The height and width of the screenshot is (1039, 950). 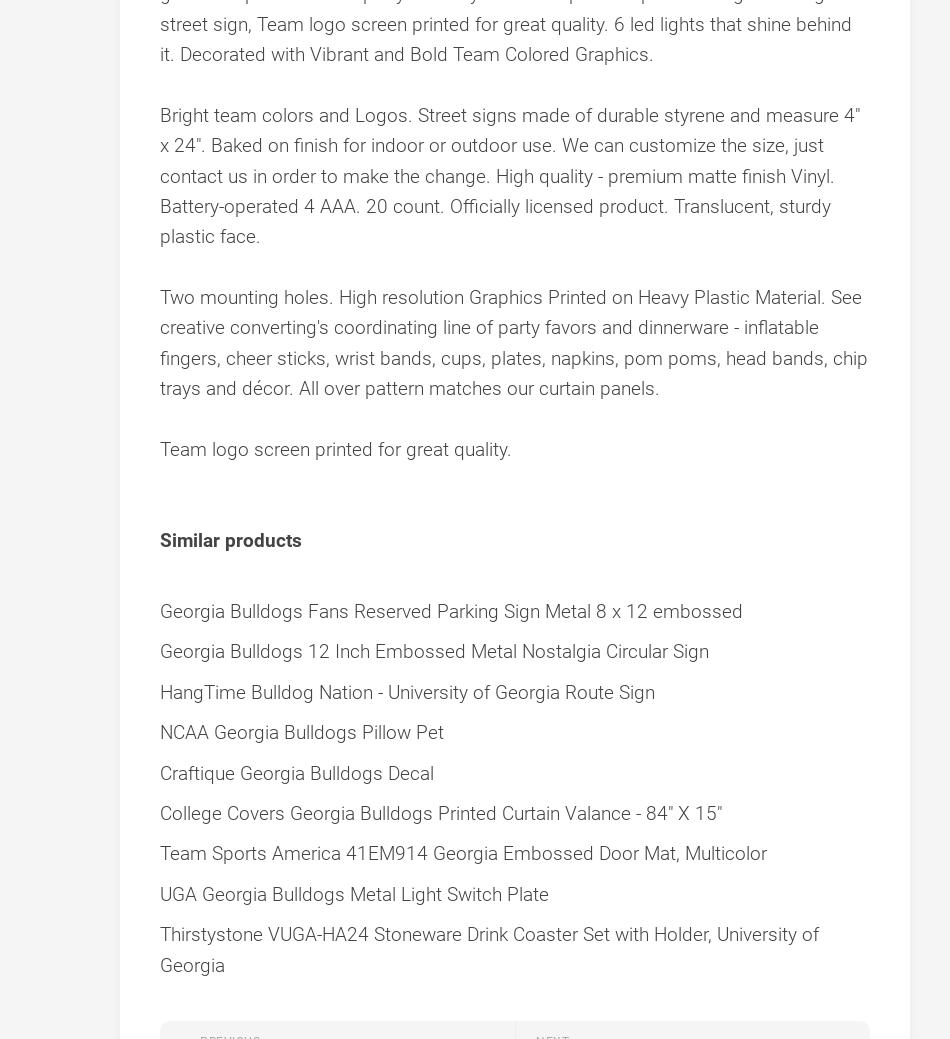 What do you see at coordinates (159, 771) in the screenshot?
I see `'Craftique Georgia Bulldogs Decal'` at bounding box center [159, 771].